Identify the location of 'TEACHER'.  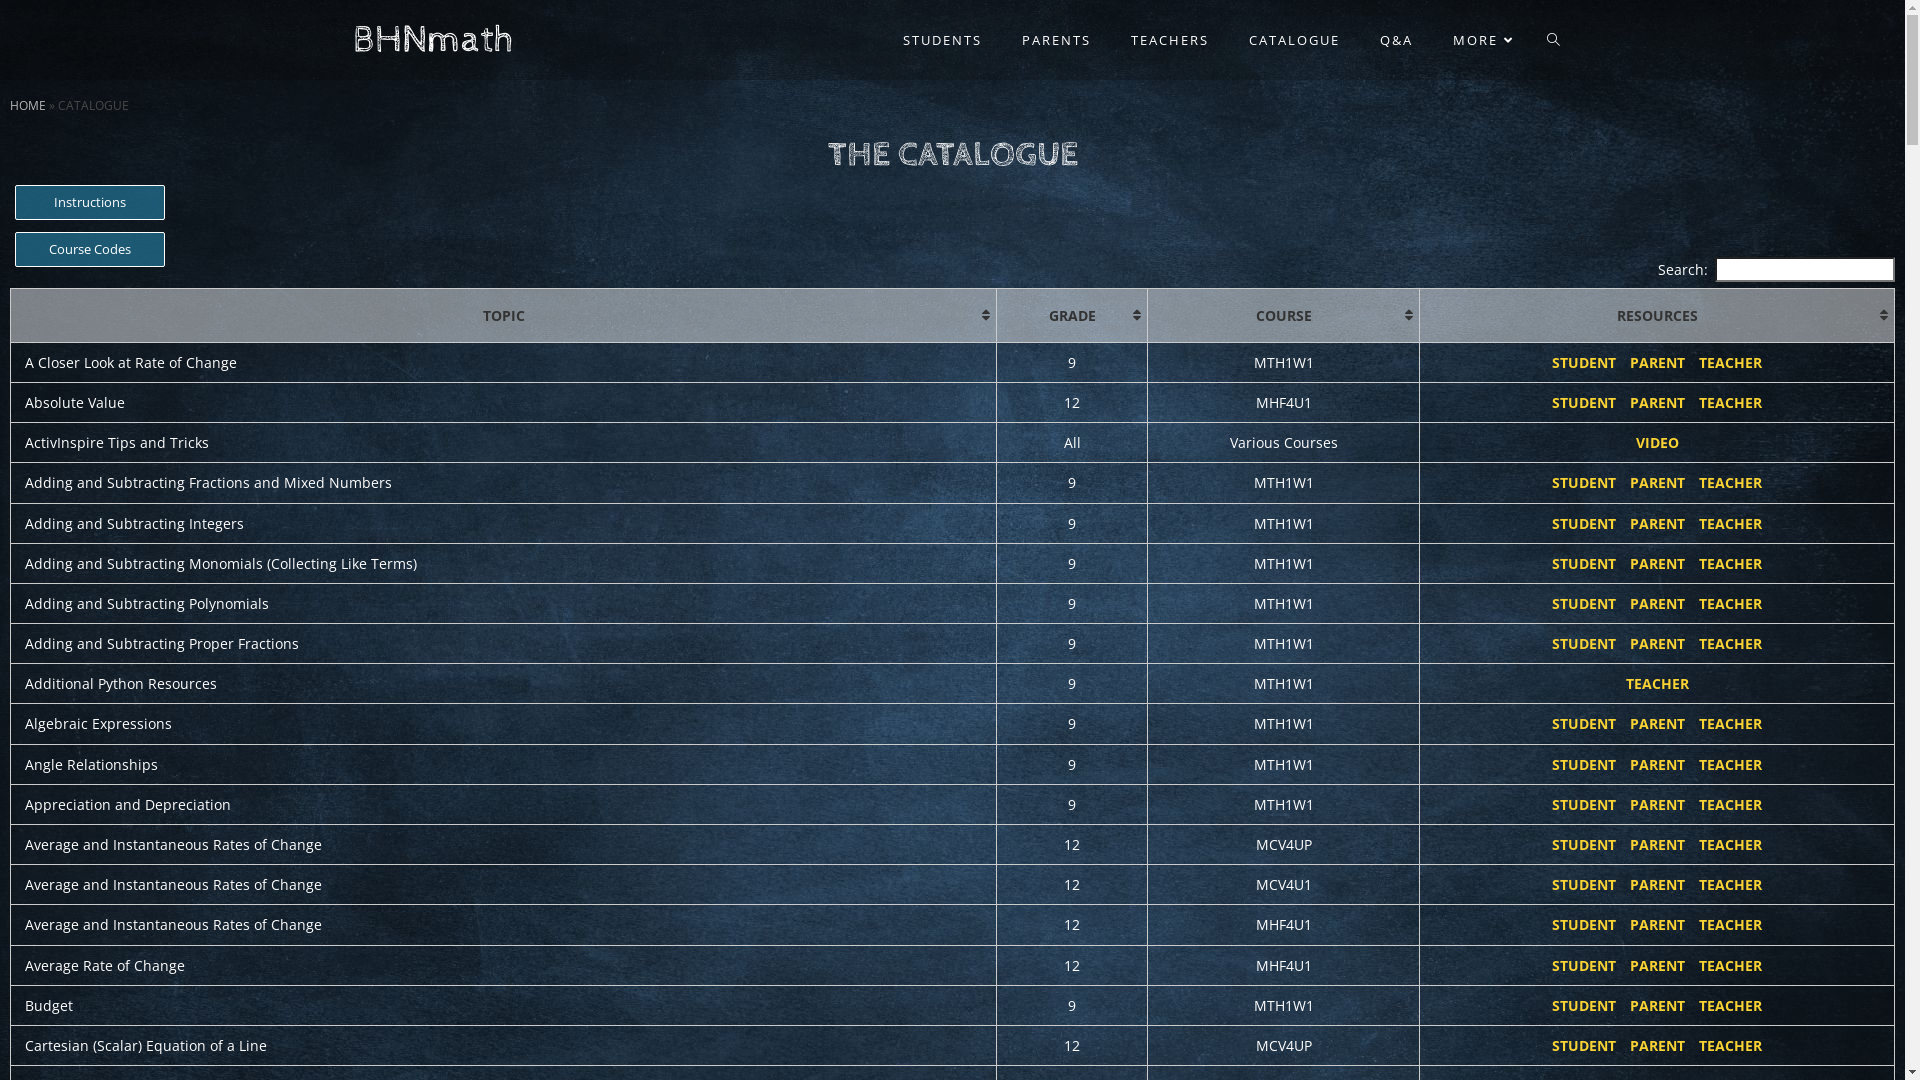
(1729, 362).